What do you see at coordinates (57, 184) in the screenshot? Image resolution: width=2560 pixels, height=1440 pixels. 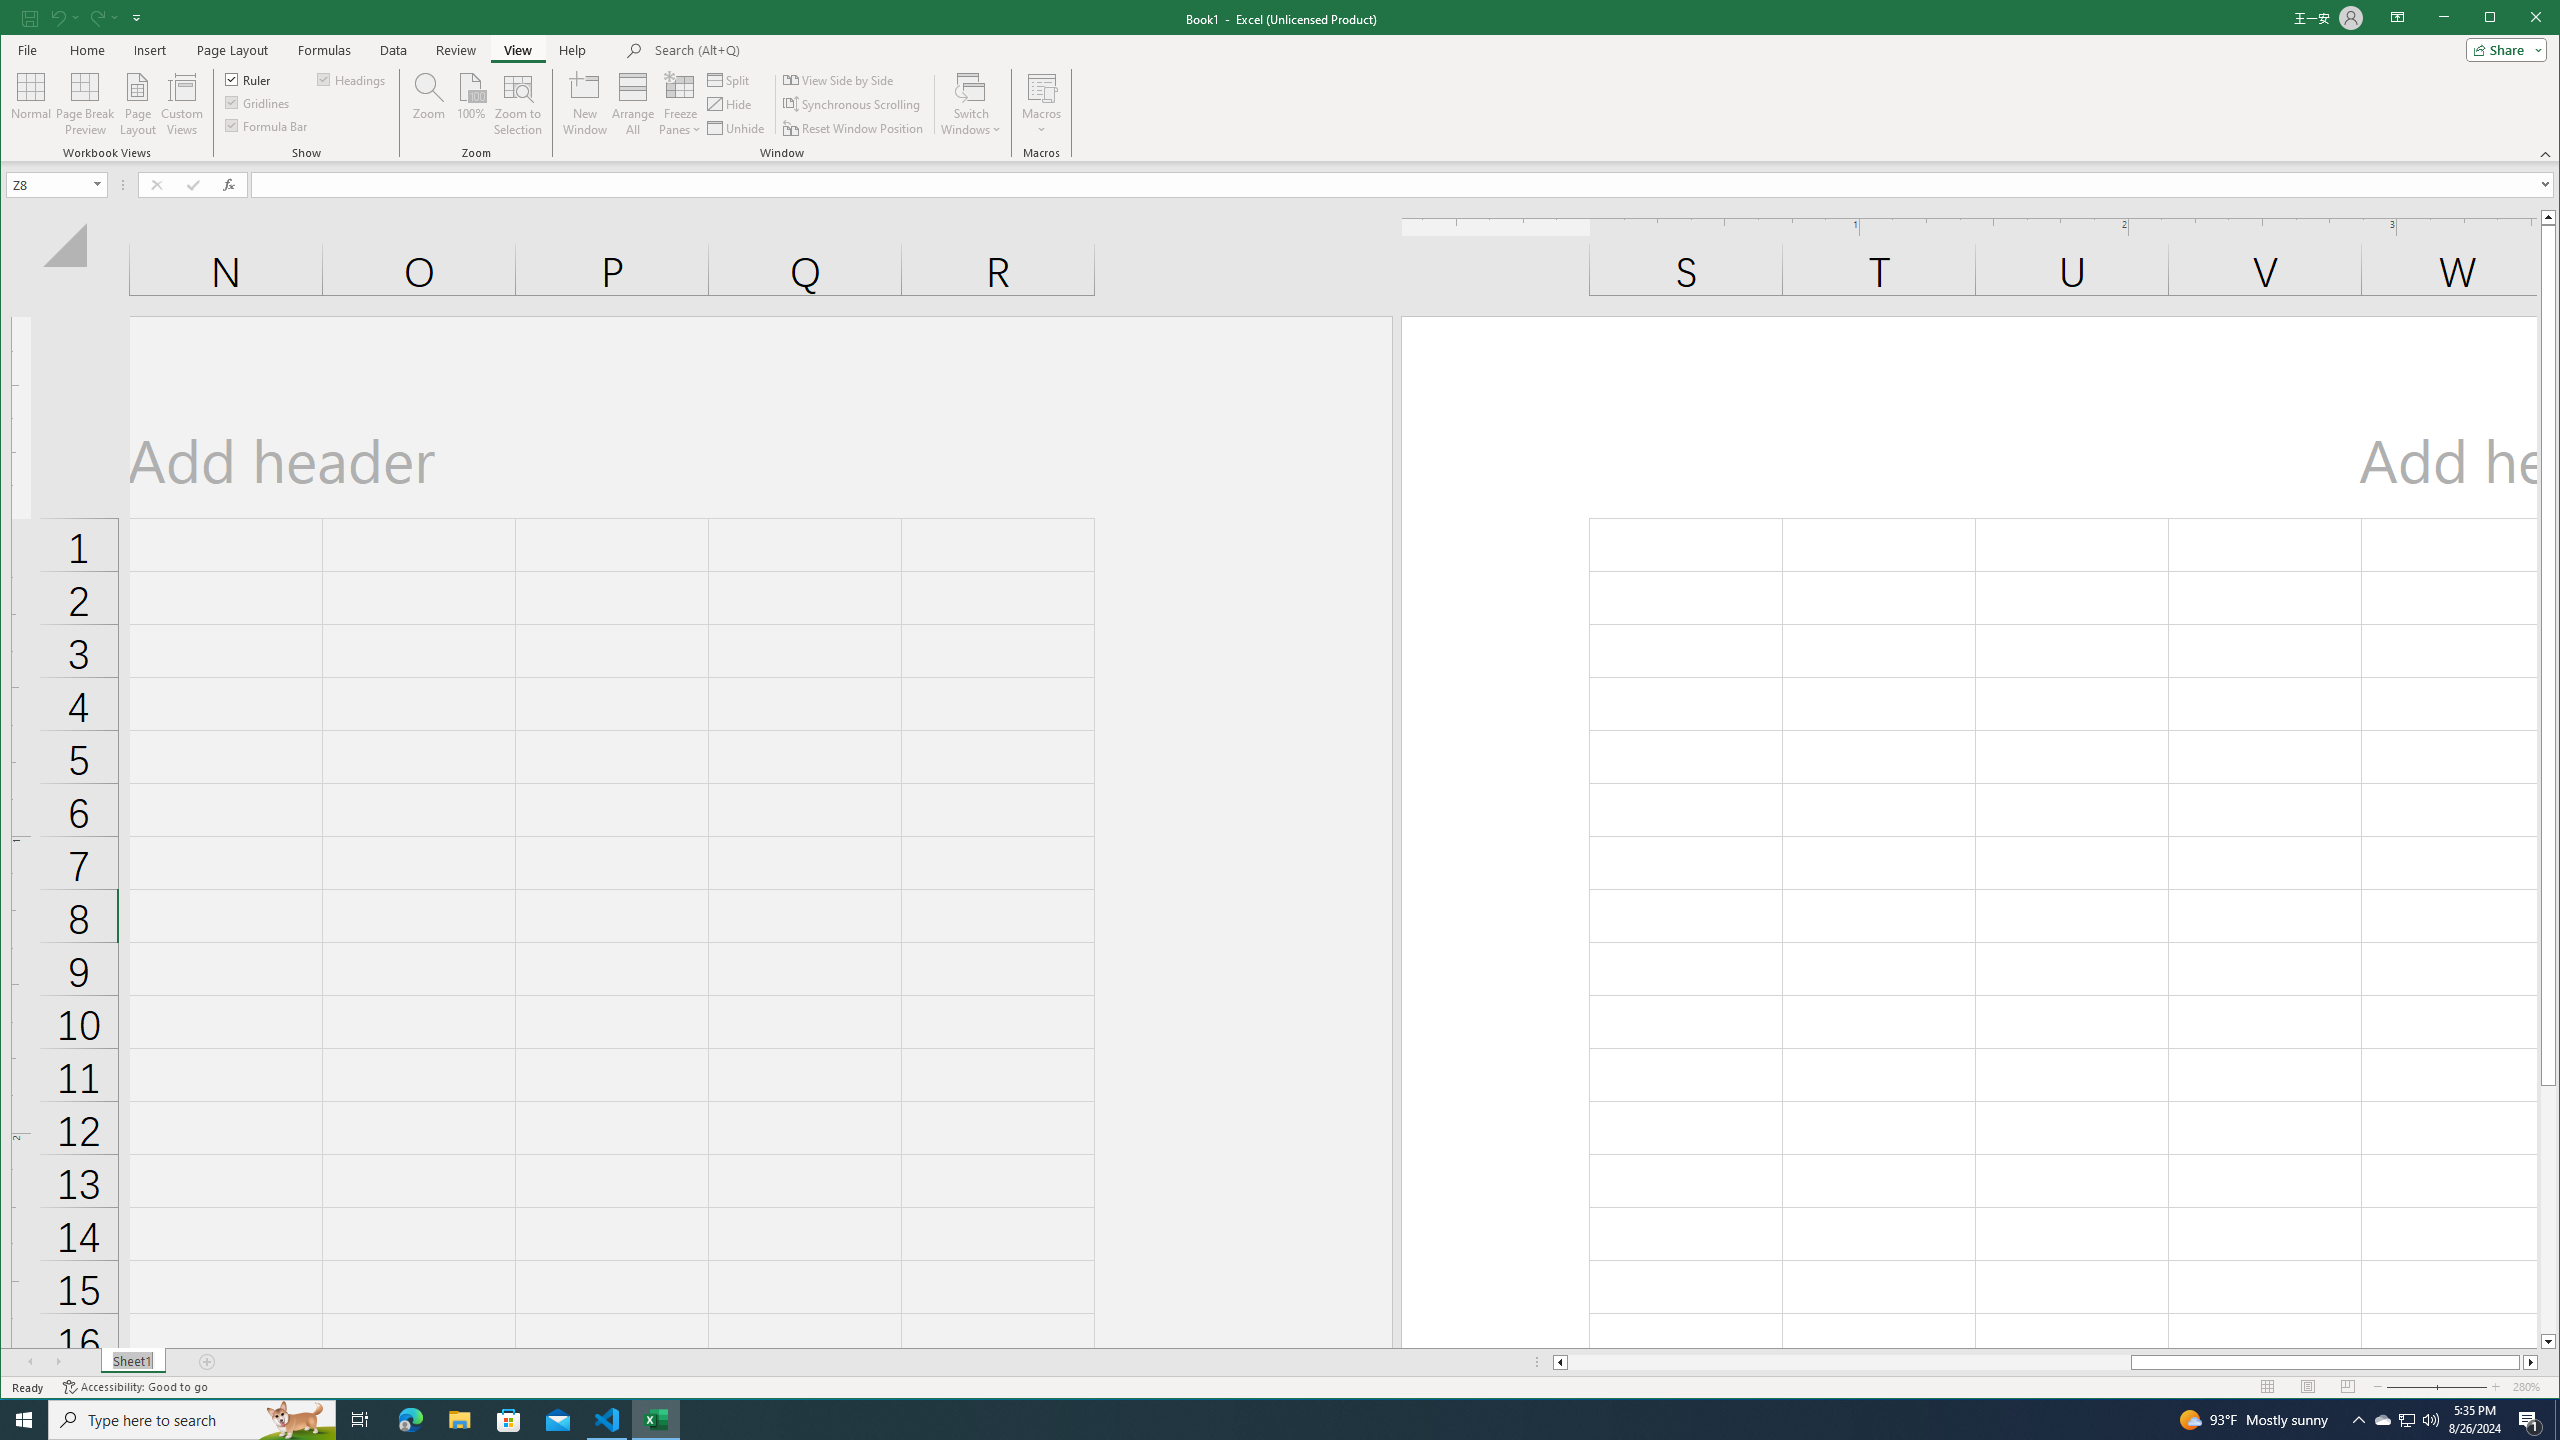 I see `'Name Box'` at bounding box center [57, 184].